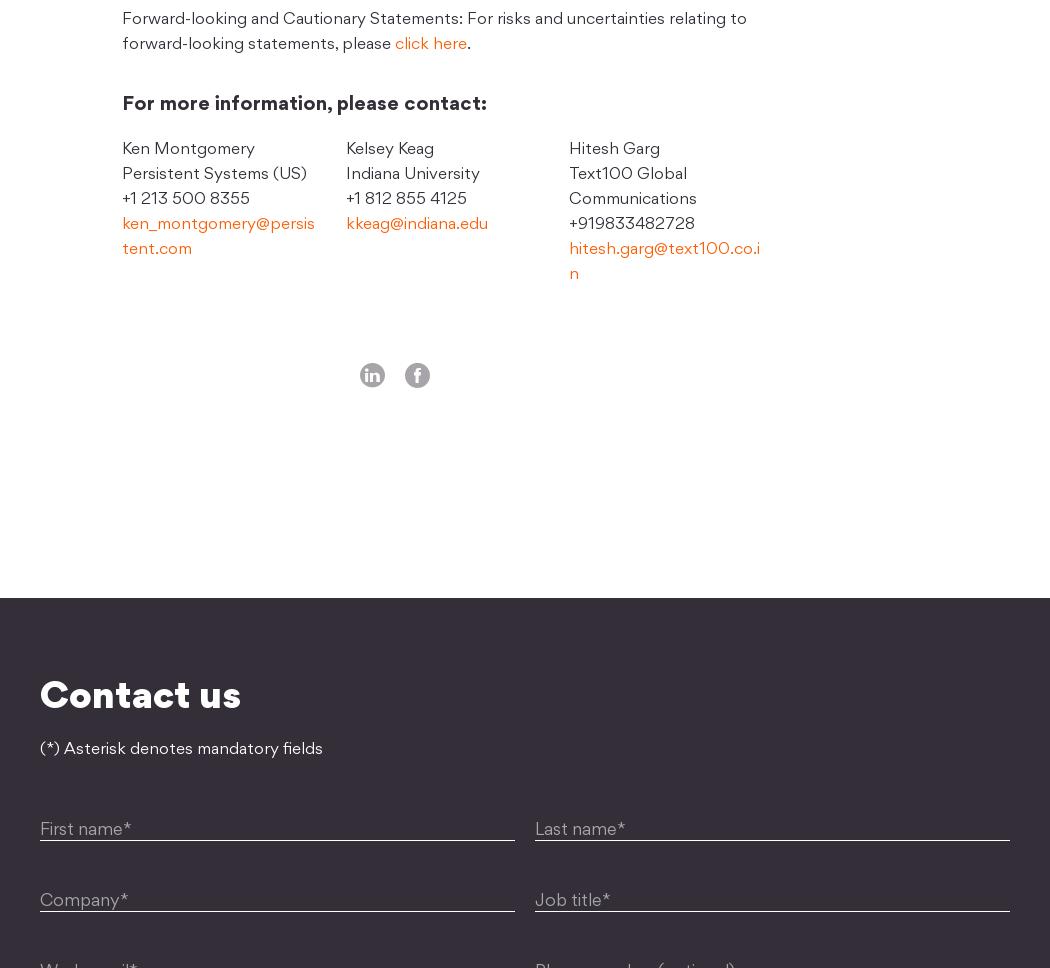 This screenshot has height=968, width=1050. Describe the element at coordinates (579, 830) in the screenshot. I see `'Last name*'` at that location.